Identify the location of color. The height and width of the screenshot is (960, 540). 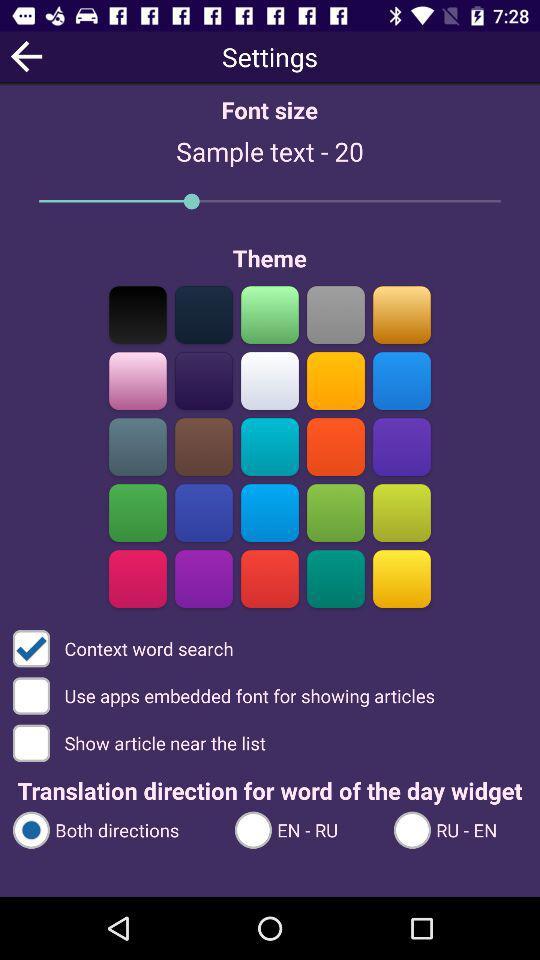
(270, 446).